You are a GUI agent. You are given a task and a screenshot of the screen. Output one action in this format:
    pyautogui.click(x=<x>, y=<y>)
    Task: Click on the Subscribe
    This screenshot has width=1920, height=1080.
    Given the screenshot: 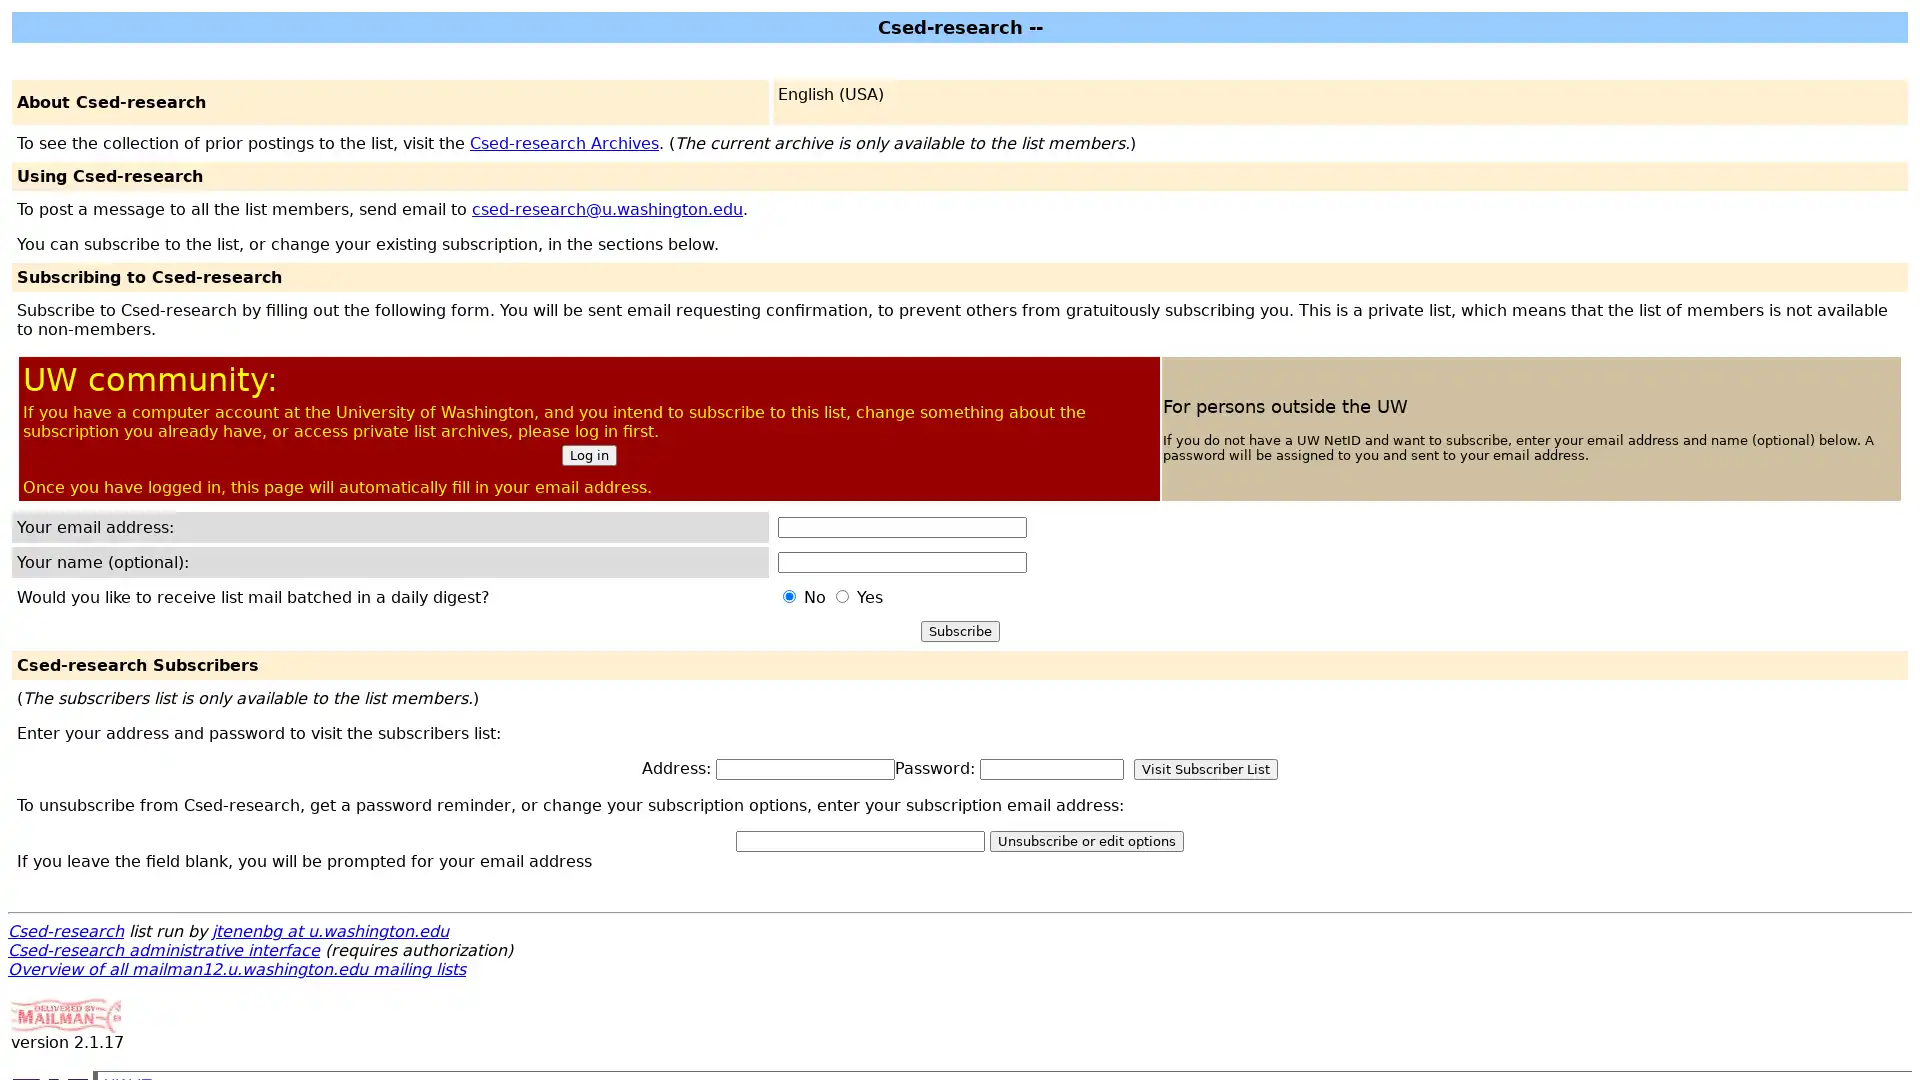 What is the action you would take?
    pyautogui.click(x=958, y=631)
    